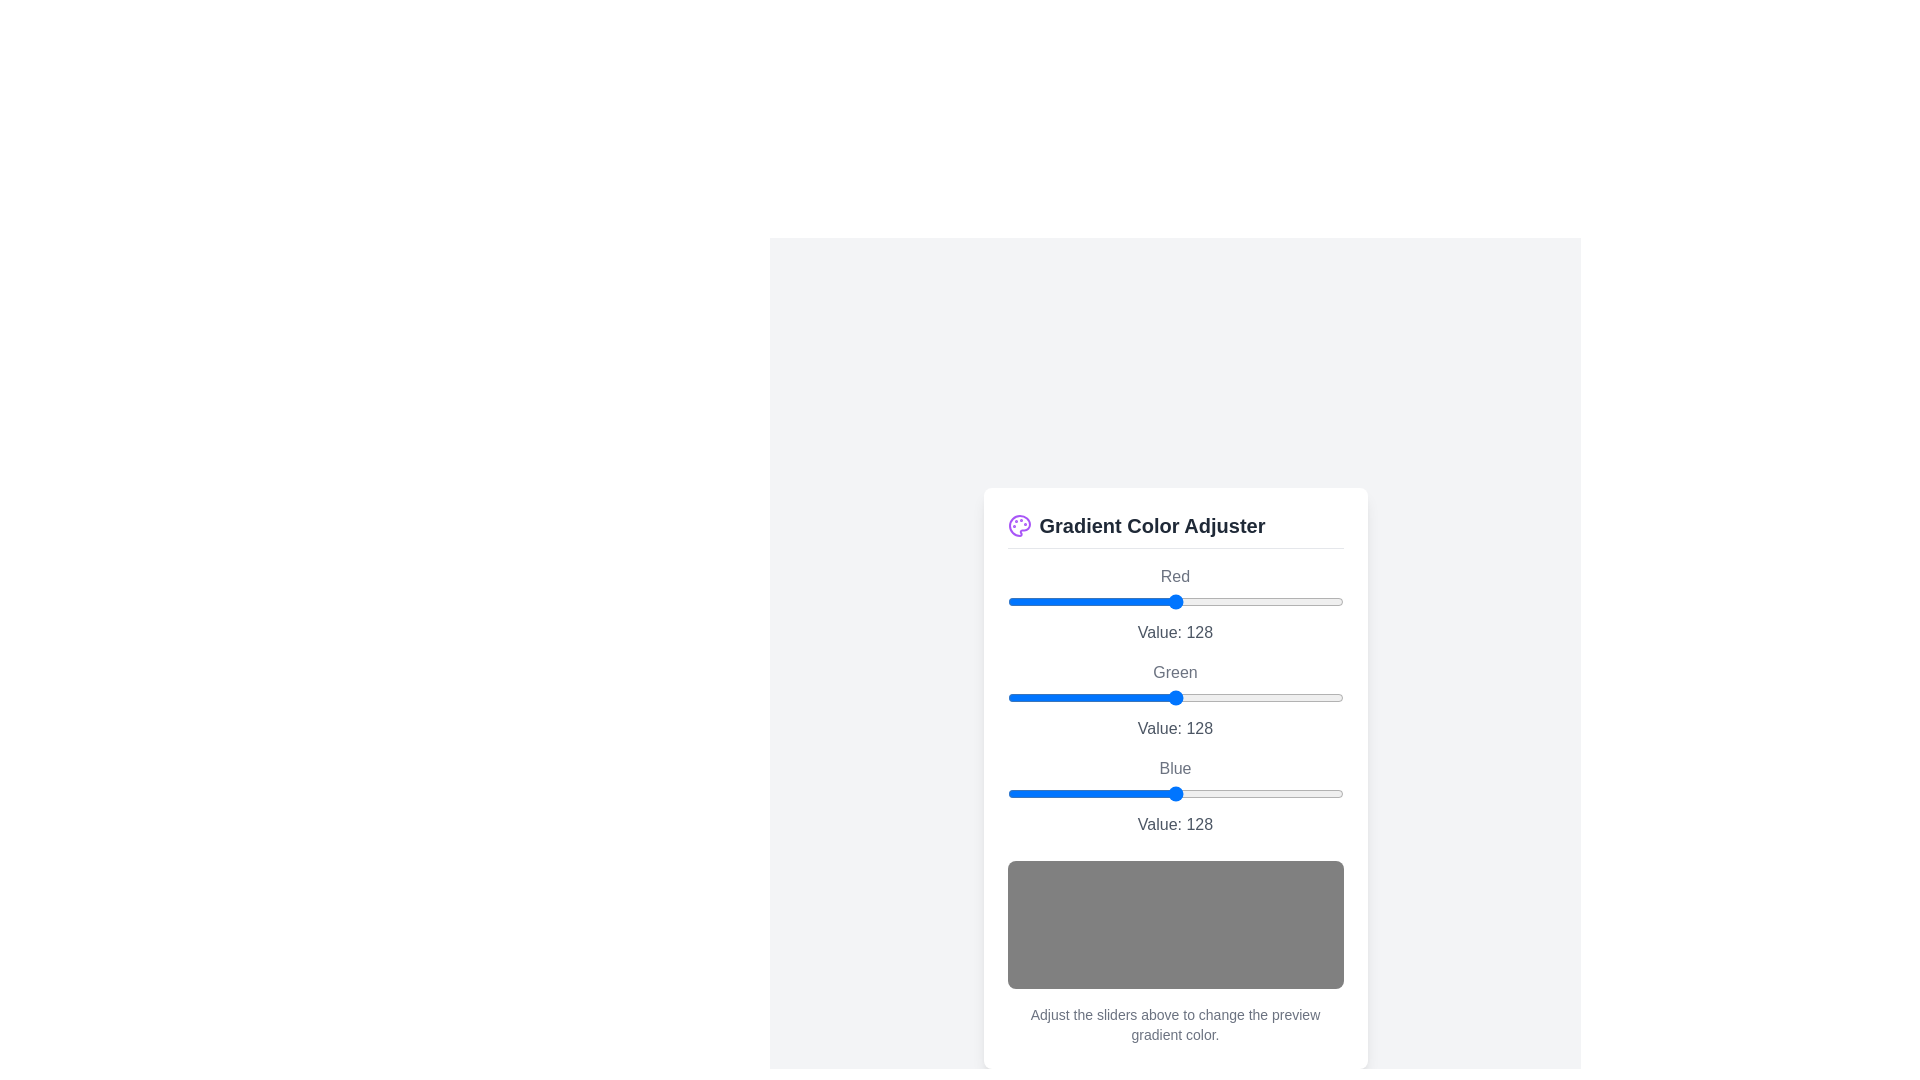 The height and width of the screenshot is (1080, 1920). Describe the element at coordinates (1039, 600) in the screenshot. I see `the red slider to set its value to 24` at that location.